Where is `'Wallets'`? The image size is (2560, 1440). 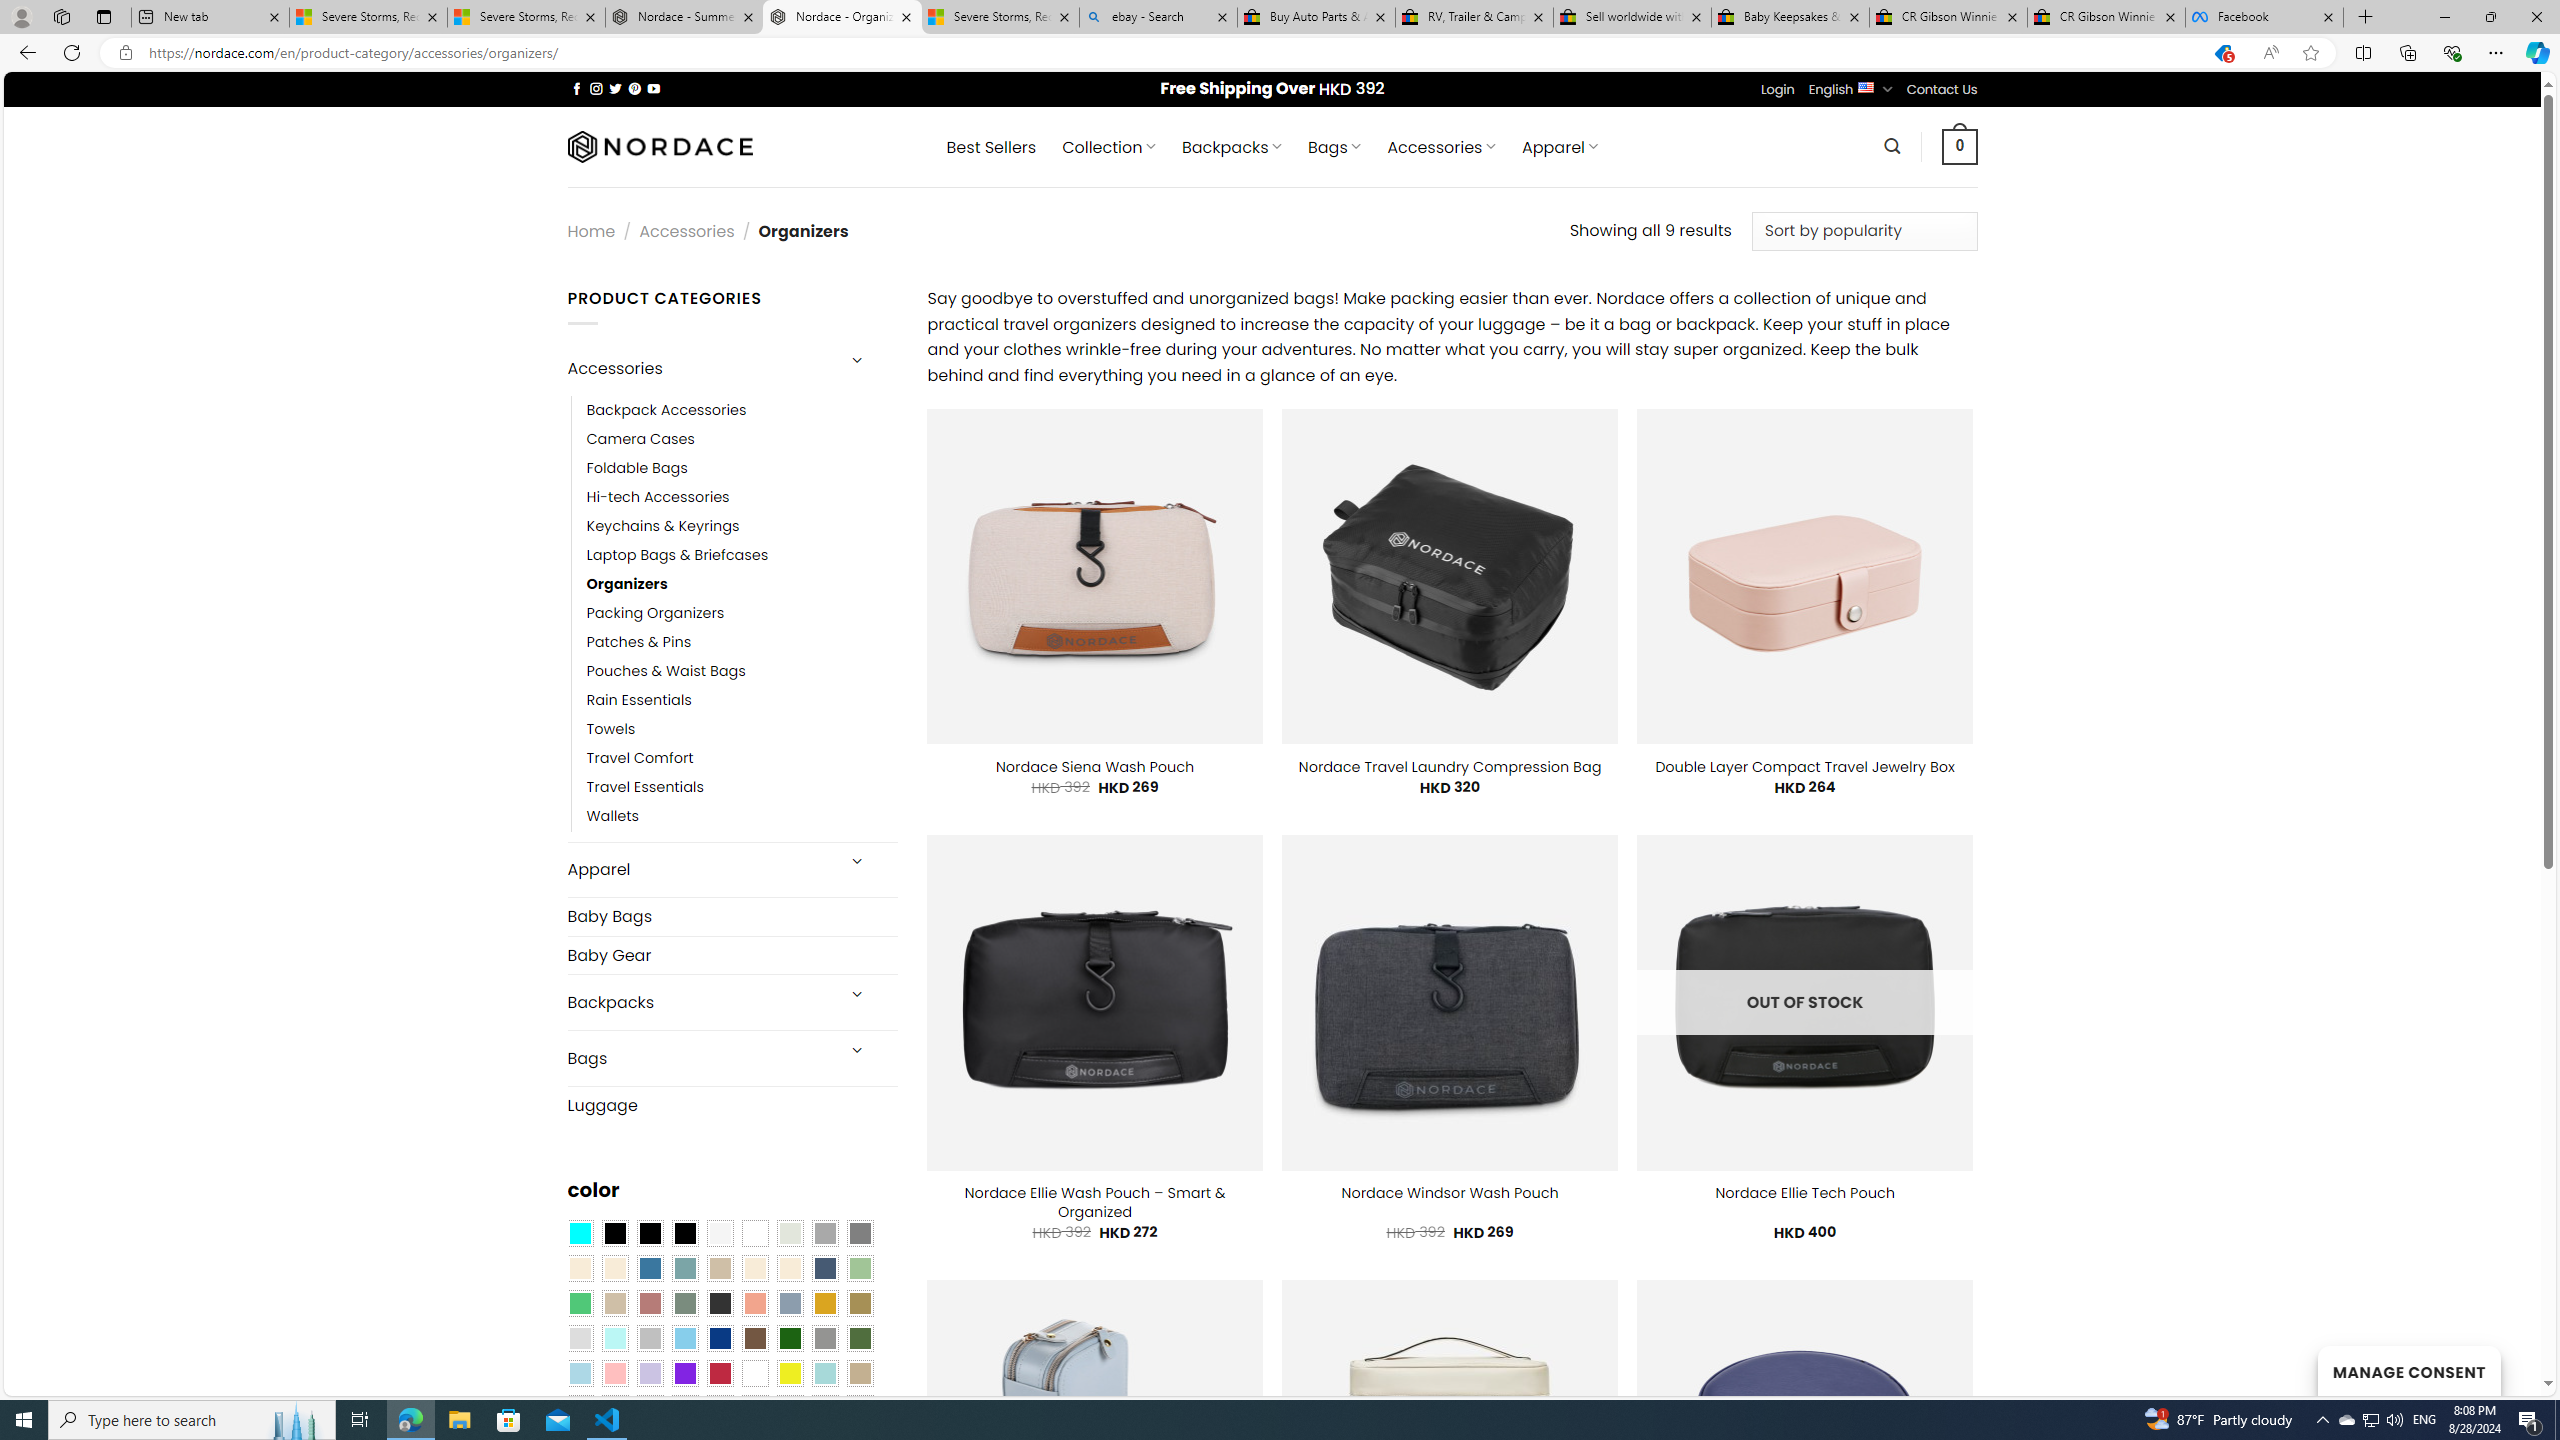 'Wallets' is located at coordinates (741, 816).